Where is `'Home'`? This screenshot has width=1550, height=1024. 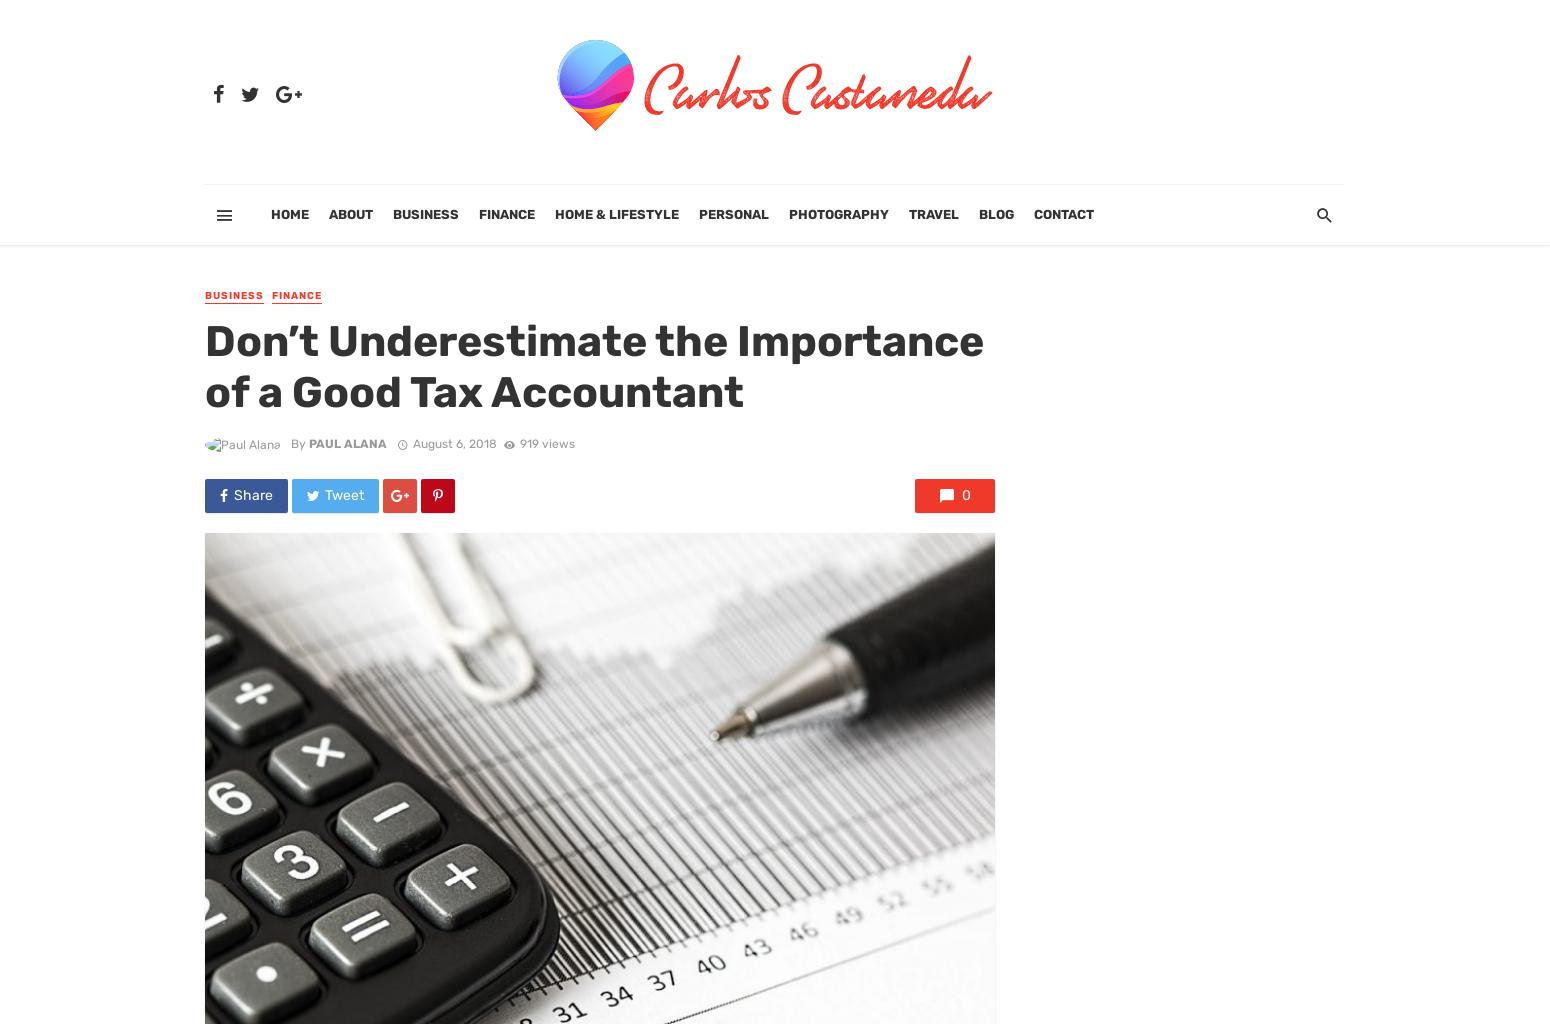 'Home' is located at coordinates (290, 213).